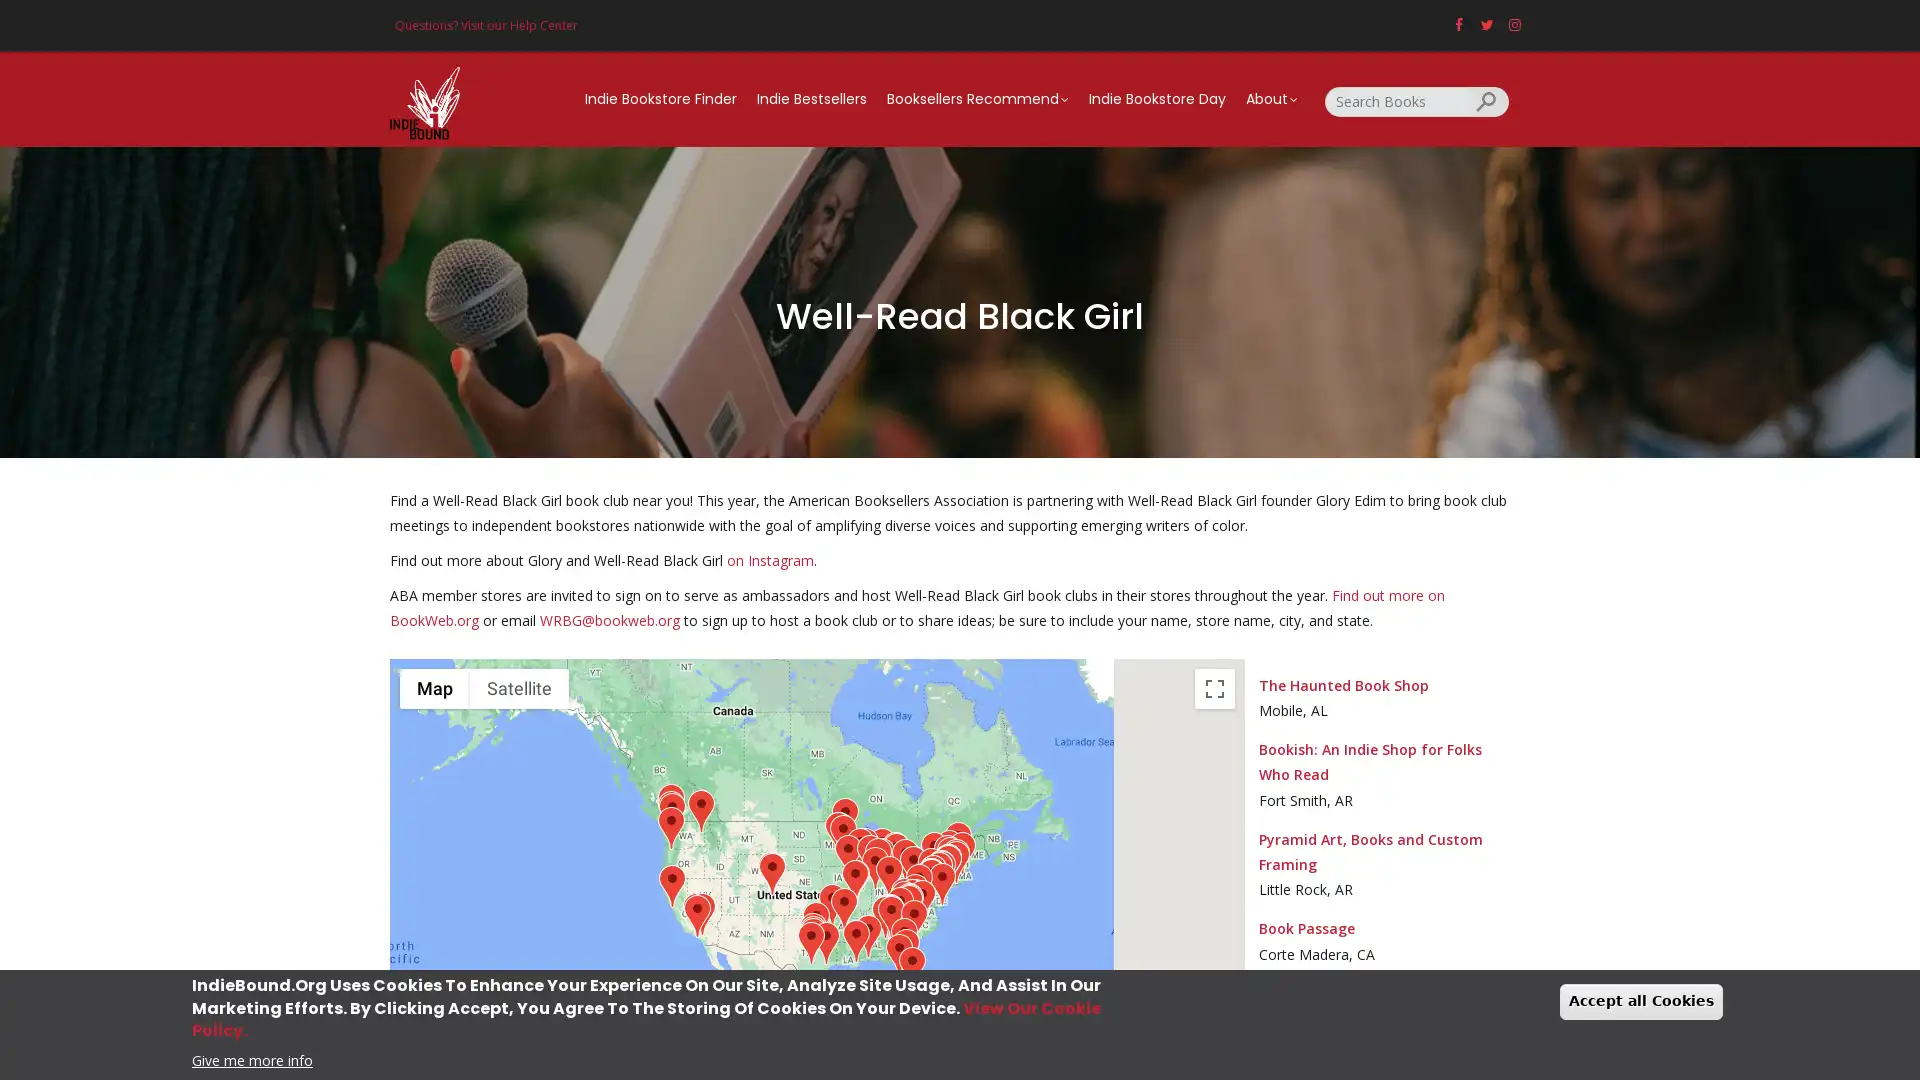 The height and width of the screenshot is (1080, 1920). What do you see at coordinates (931, 874) in the screenshot?
I see `Baltimore Read Aloud` at bounding box center [931, 874].